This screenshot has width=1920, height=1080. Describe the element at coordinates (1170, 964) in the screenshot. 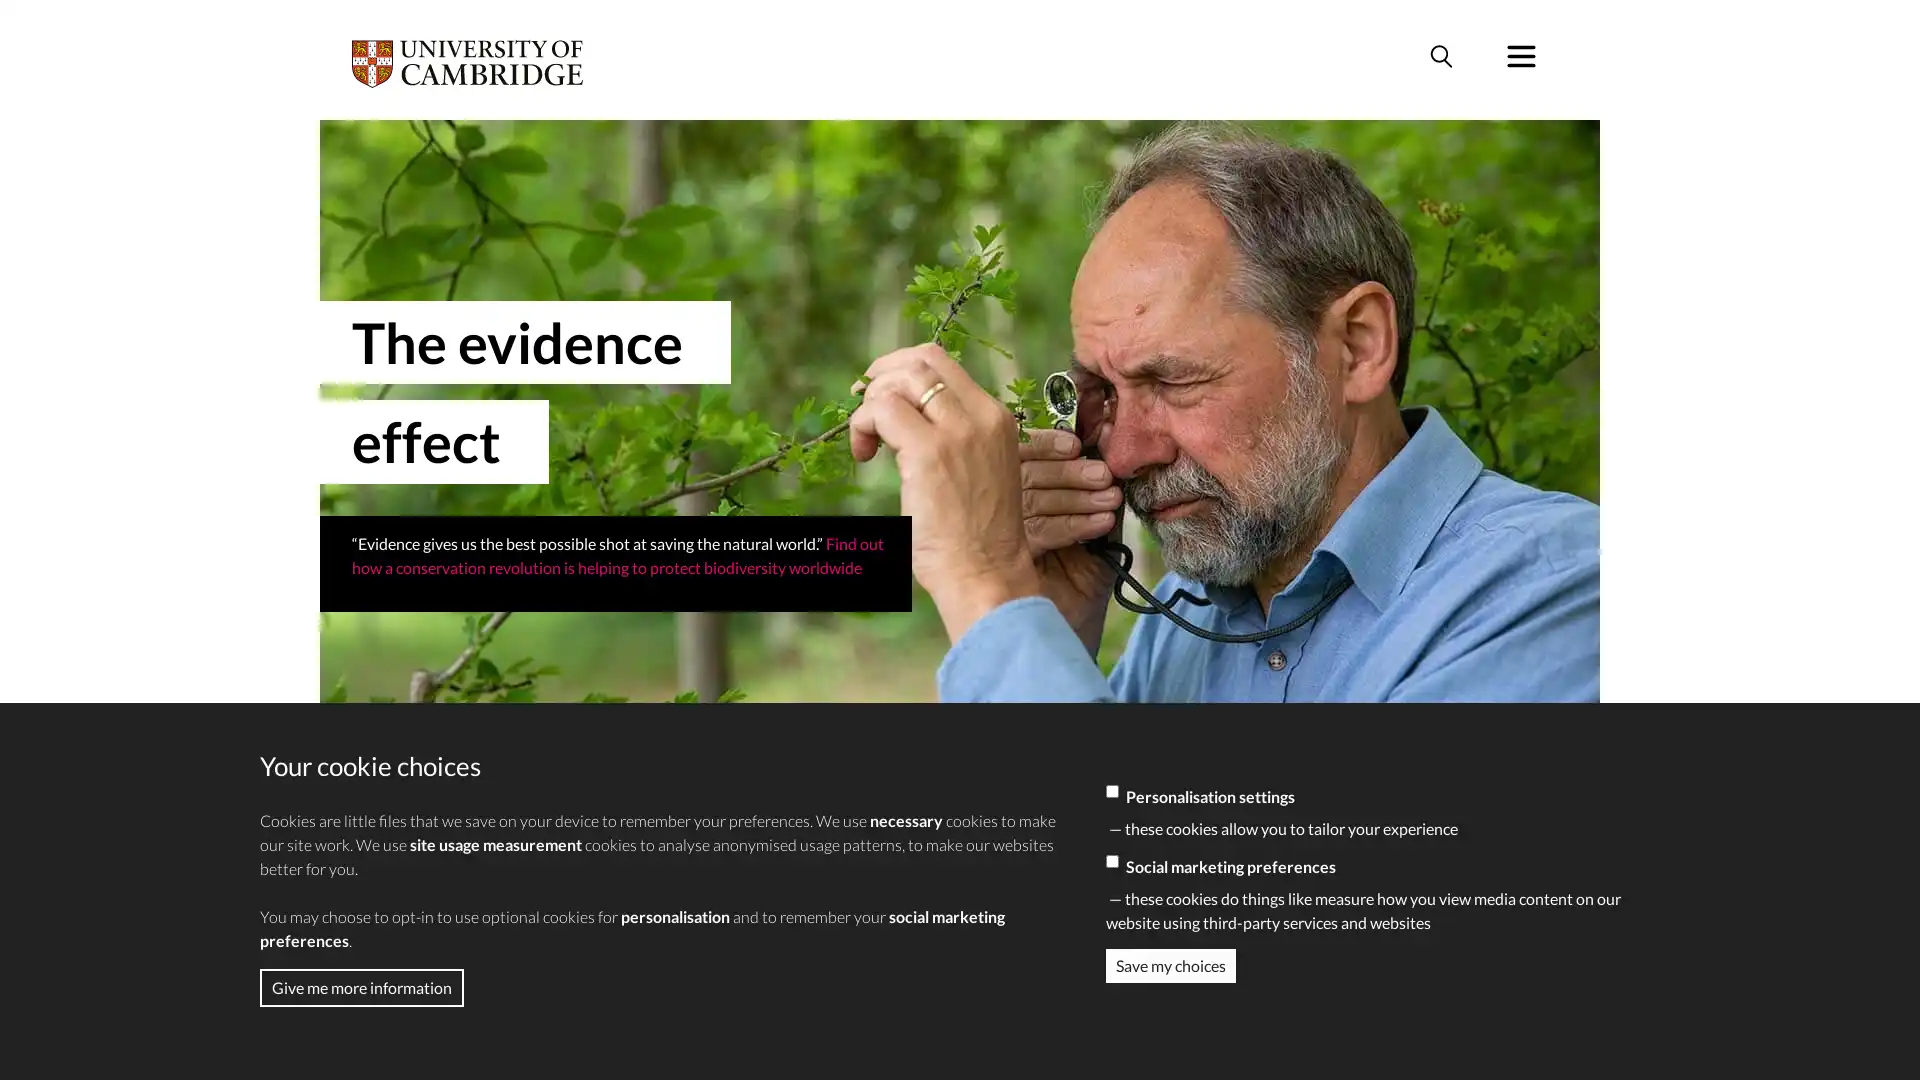

I see `Save my choices` at that location.